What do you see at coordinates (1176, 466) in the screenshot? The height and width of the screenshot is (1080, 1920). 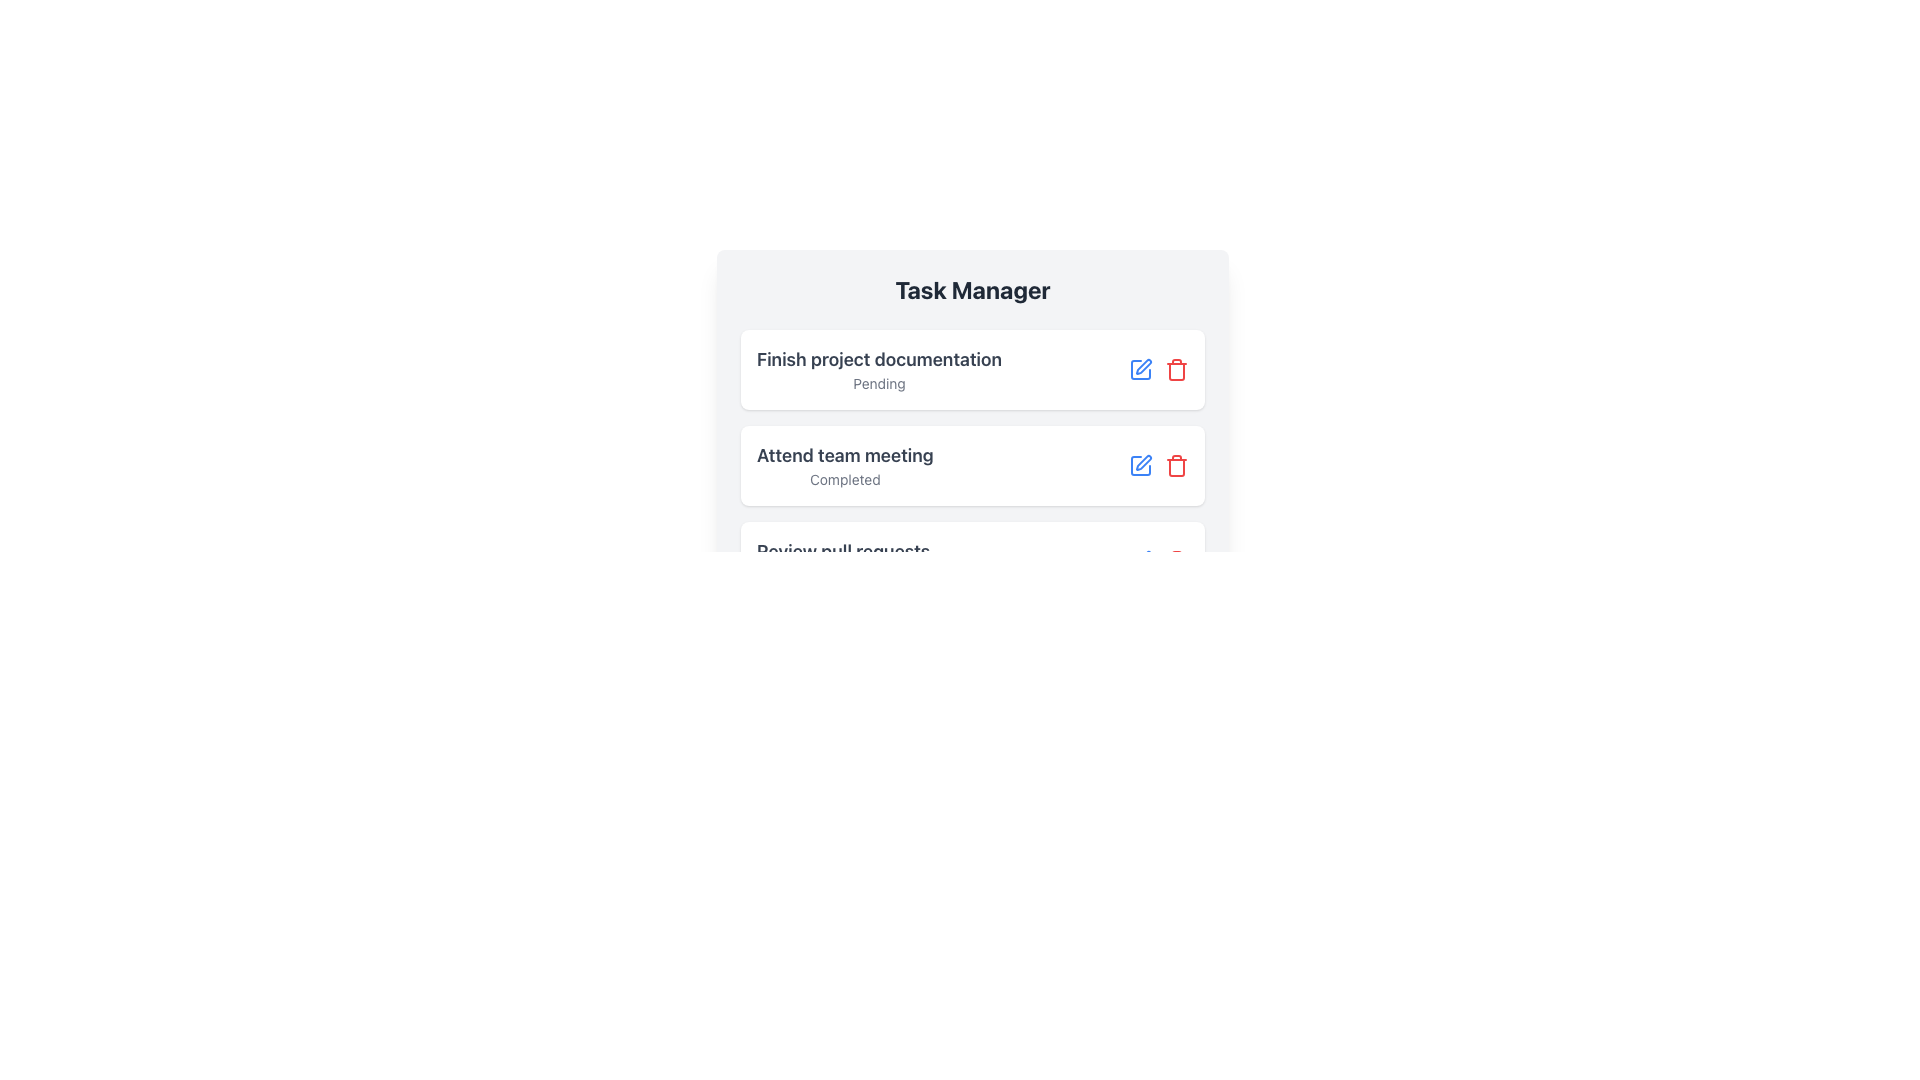 I see `the red trash can icon located in the second task list item, positioned after the blue edit icon` at bounding box center [1176, 466].